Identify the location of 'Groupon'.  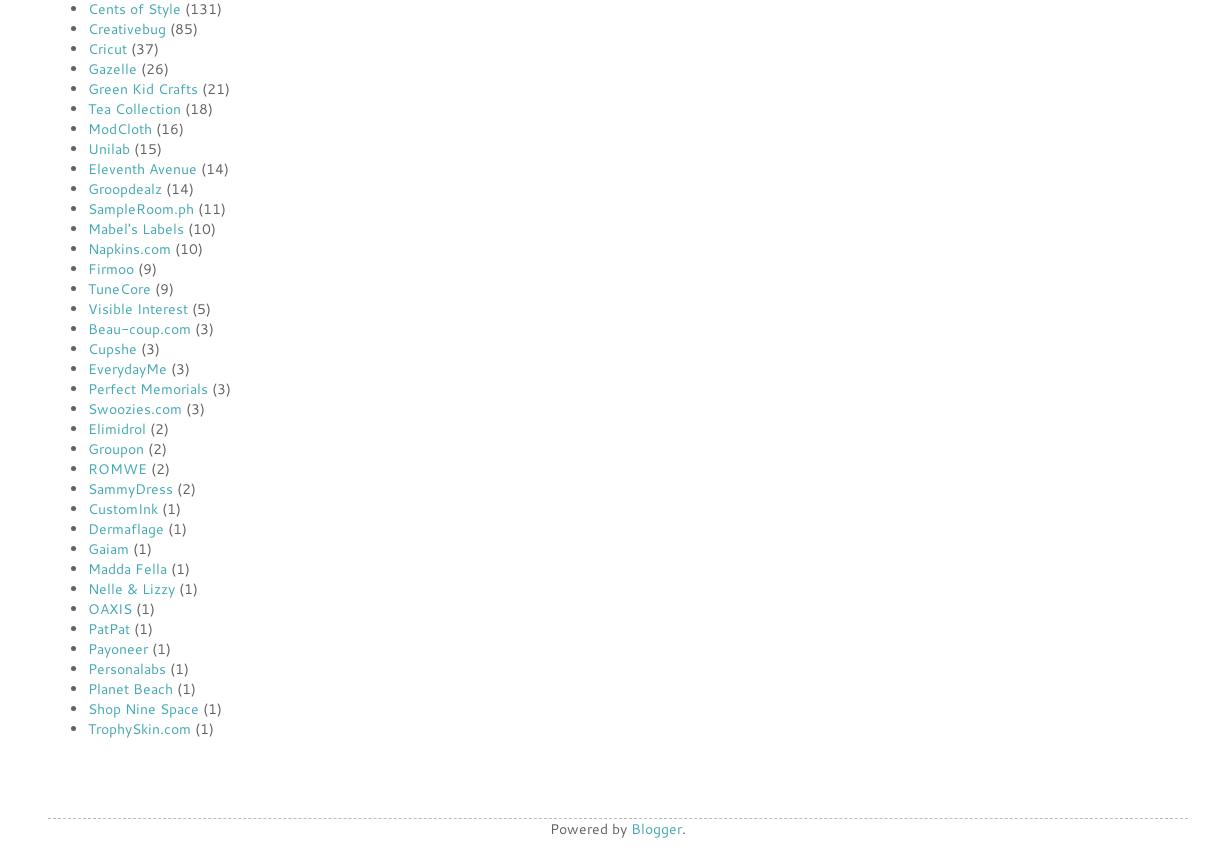
(116, 448).